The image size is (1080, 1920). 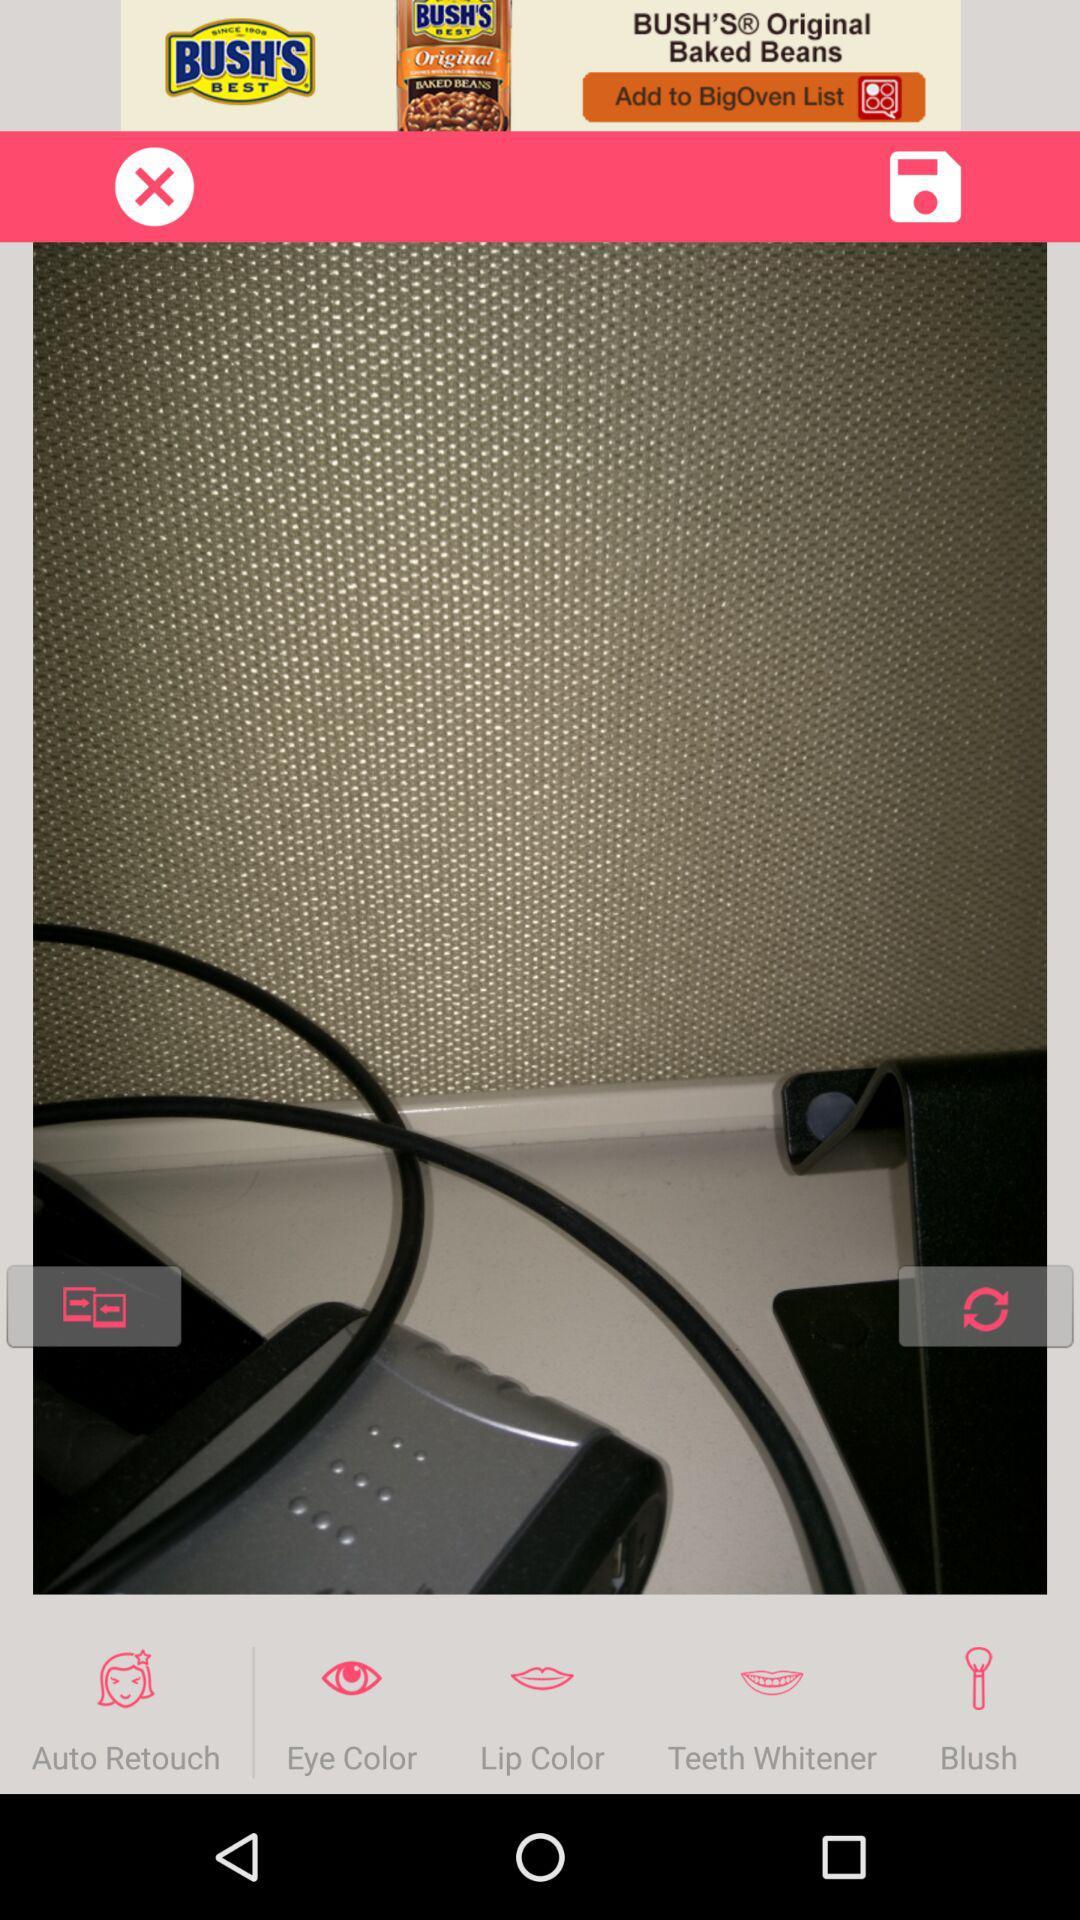 I want to click on the lip color item, so click(x=542, y=1711).